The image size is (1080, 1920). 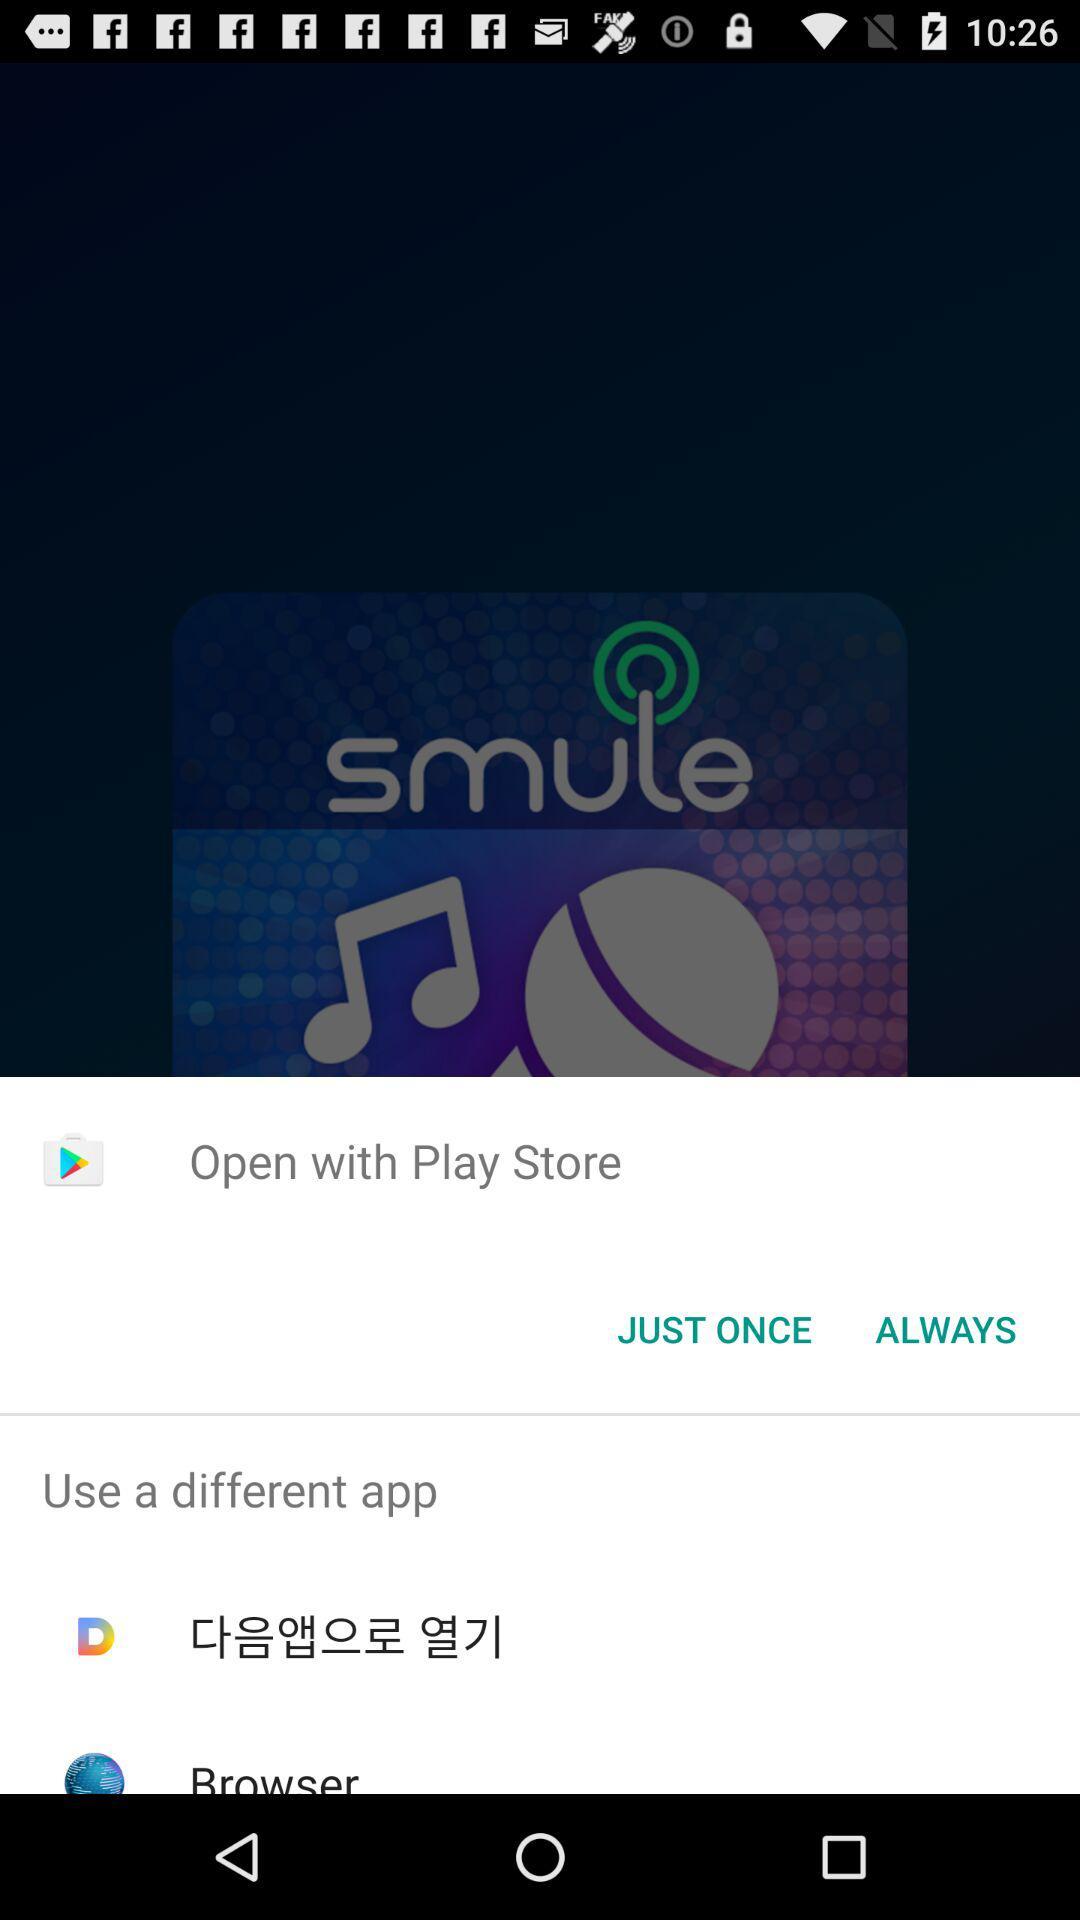 What do you see at coordinates (346, 1636) in the screenshot?
I see `icon above browser app` at bounding box center [346, 1636].